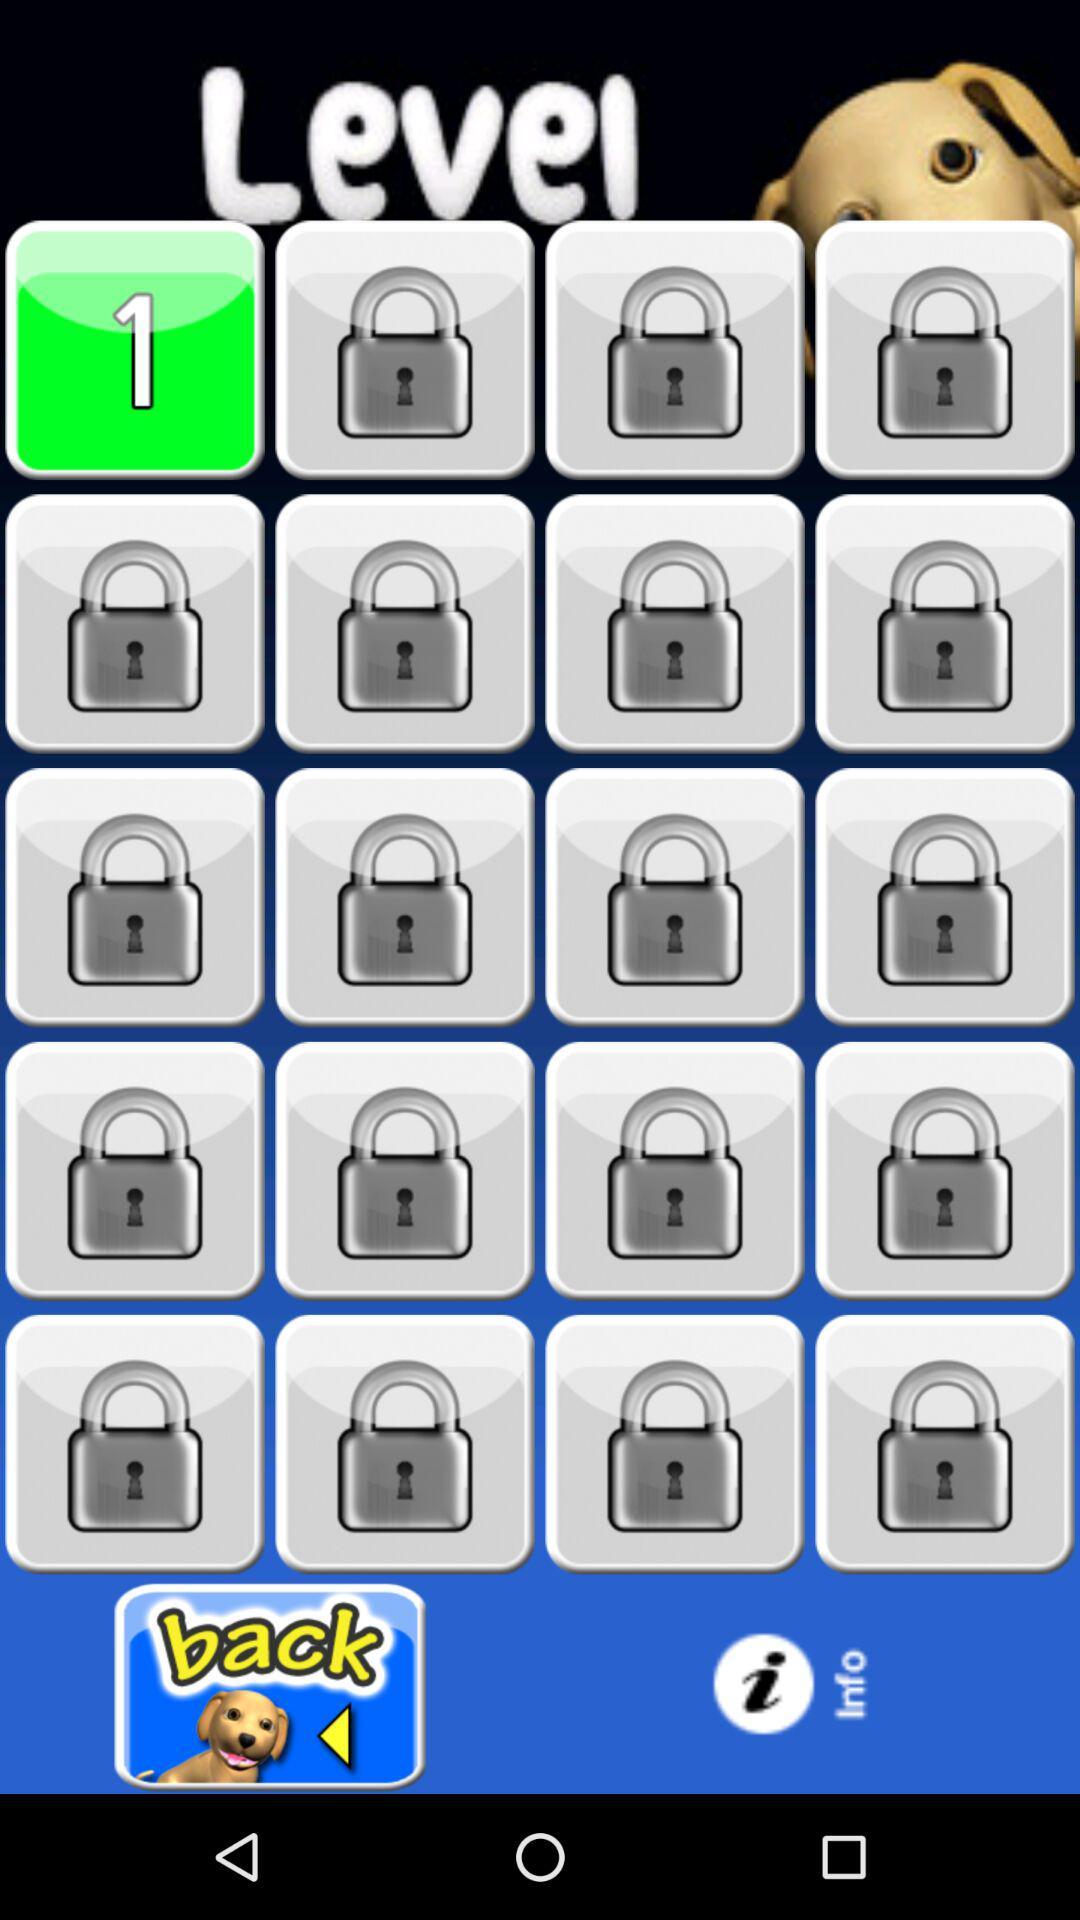 Image resolution: width=1080 pixels, height=1920 pixels. What do you see at coordinates (945, 1444) in the screenshot?
I see `unclock new level` at bounding box center [945, 1444].